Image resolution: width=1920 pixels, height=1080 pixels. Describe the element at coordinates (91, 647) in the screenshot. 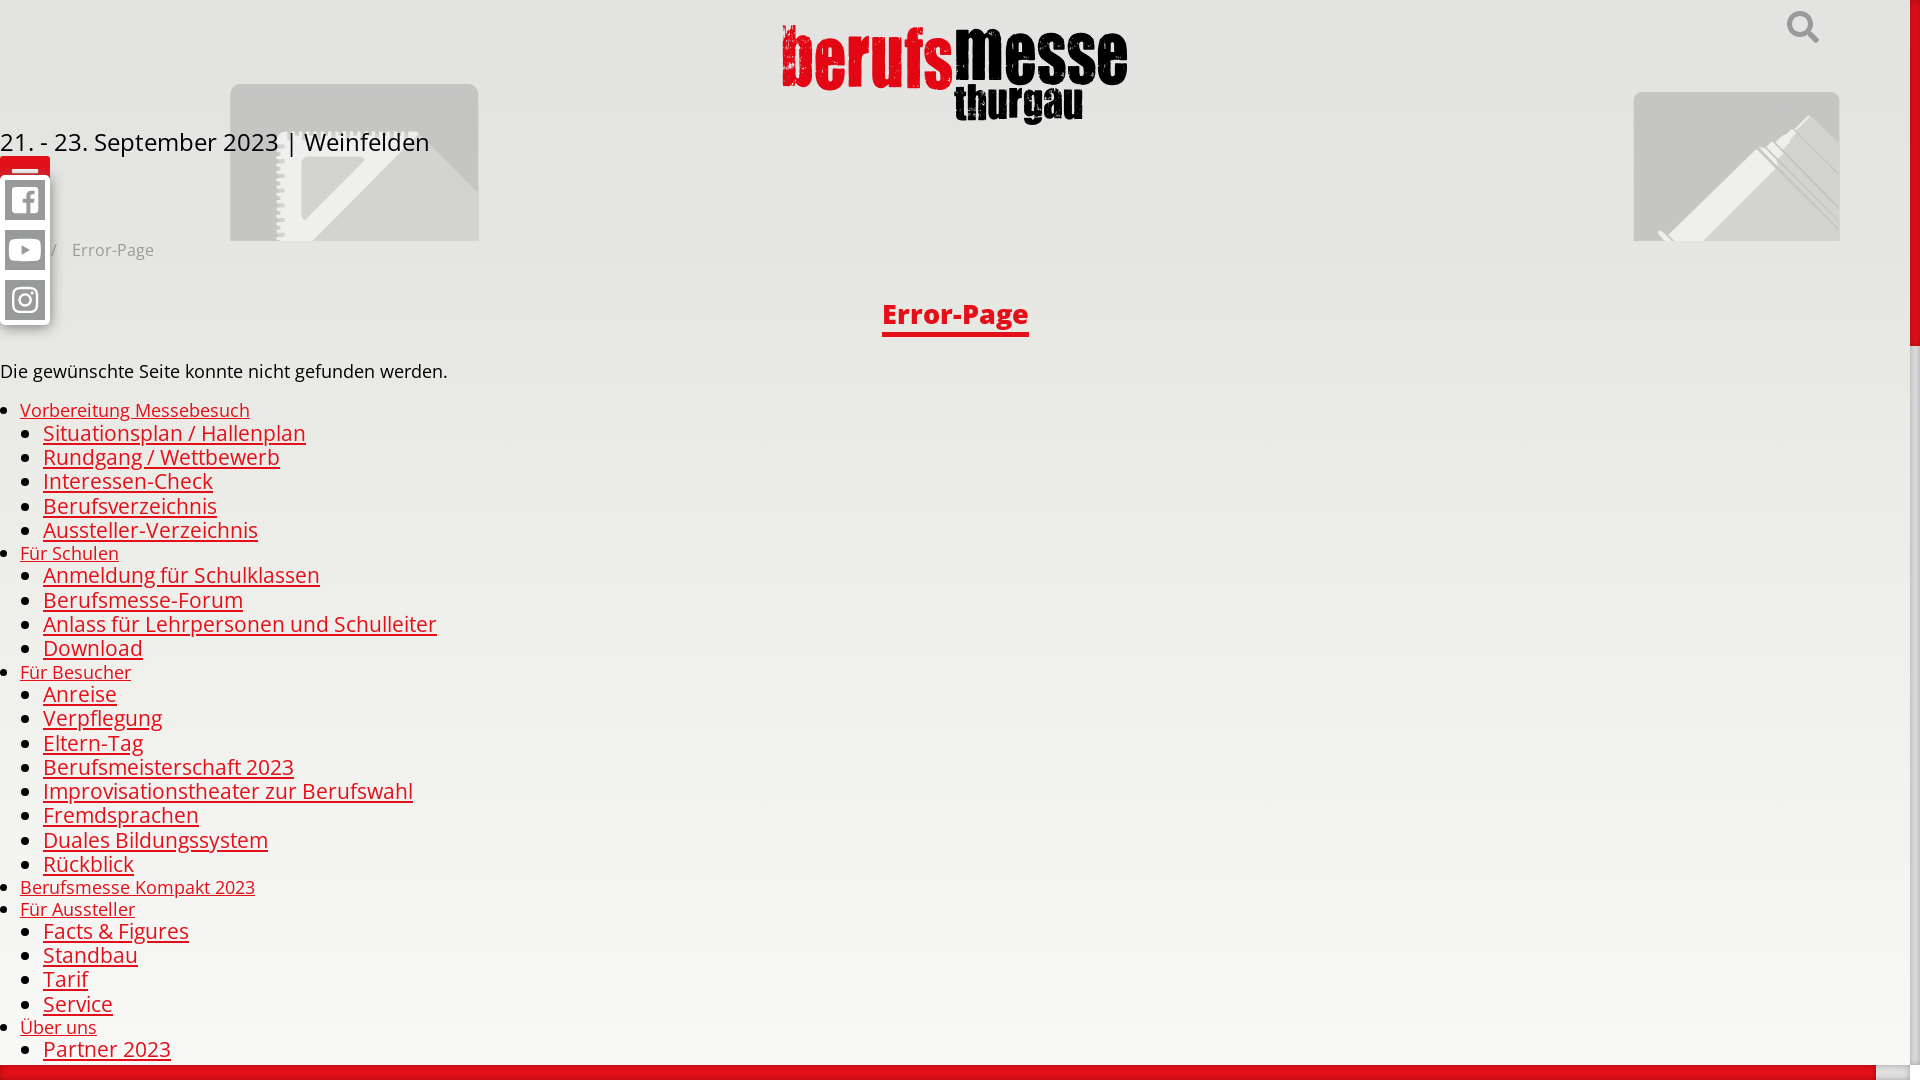

I see `'Download'` at that location.